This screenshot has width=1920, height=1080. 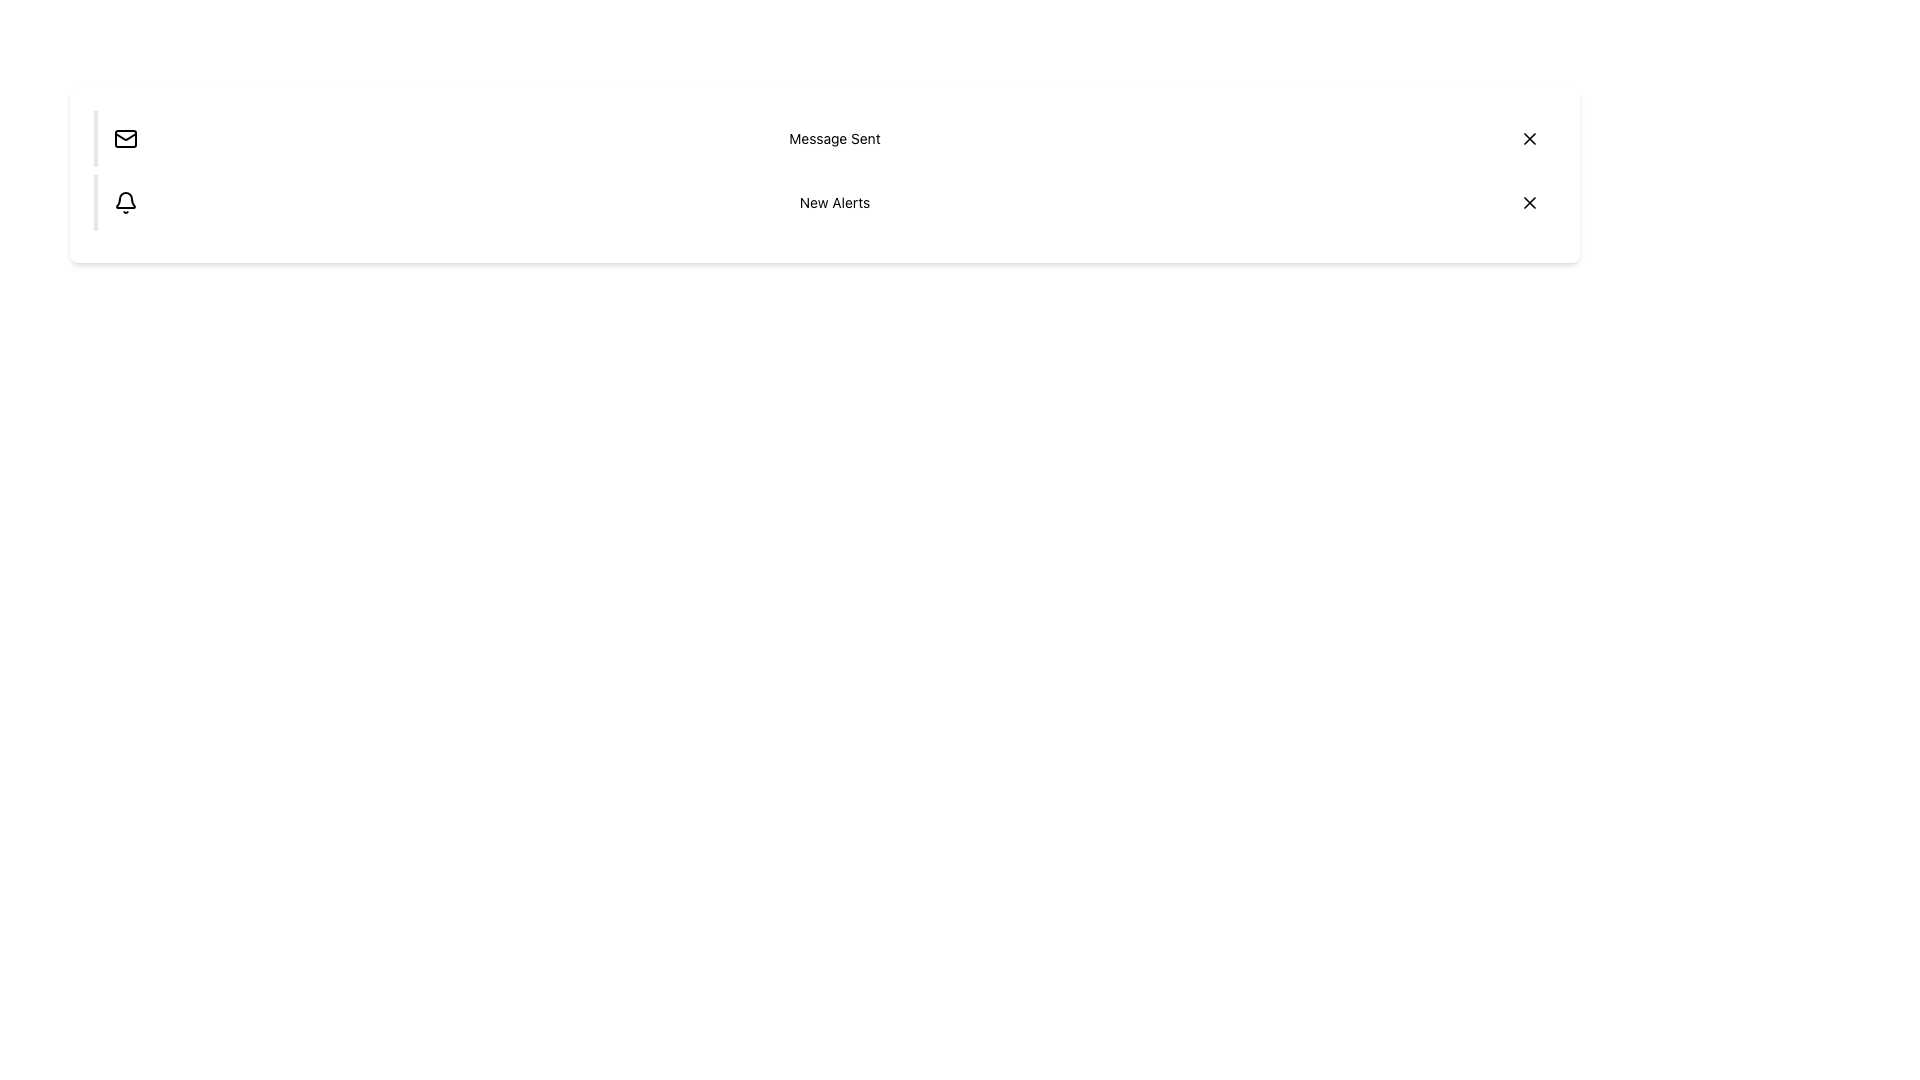 I want to click on the envelope icon in the navigation menu for accessibility usage, so click(x=124, y=137).